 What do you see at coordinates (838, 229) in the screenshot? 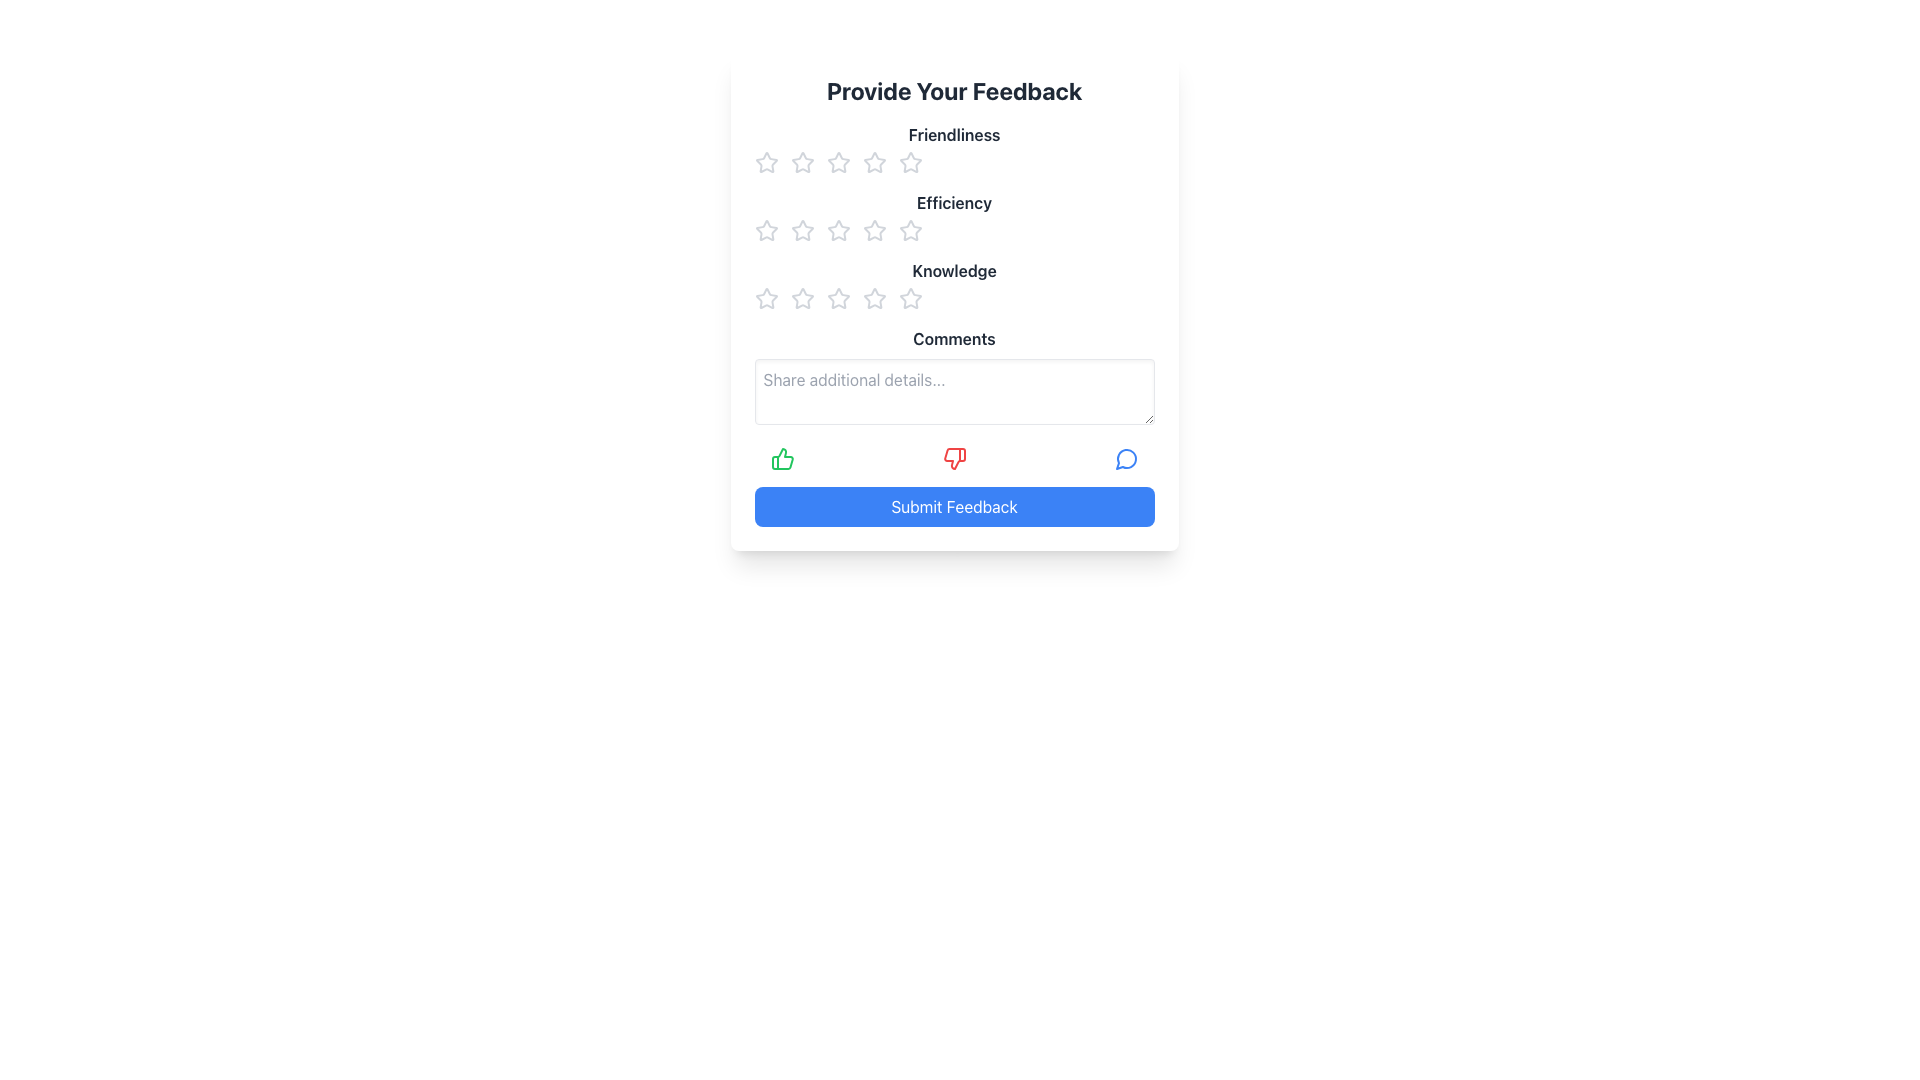
I see `the second star in the Efficiency row of the feedback form` at bounding box center [838, 229].